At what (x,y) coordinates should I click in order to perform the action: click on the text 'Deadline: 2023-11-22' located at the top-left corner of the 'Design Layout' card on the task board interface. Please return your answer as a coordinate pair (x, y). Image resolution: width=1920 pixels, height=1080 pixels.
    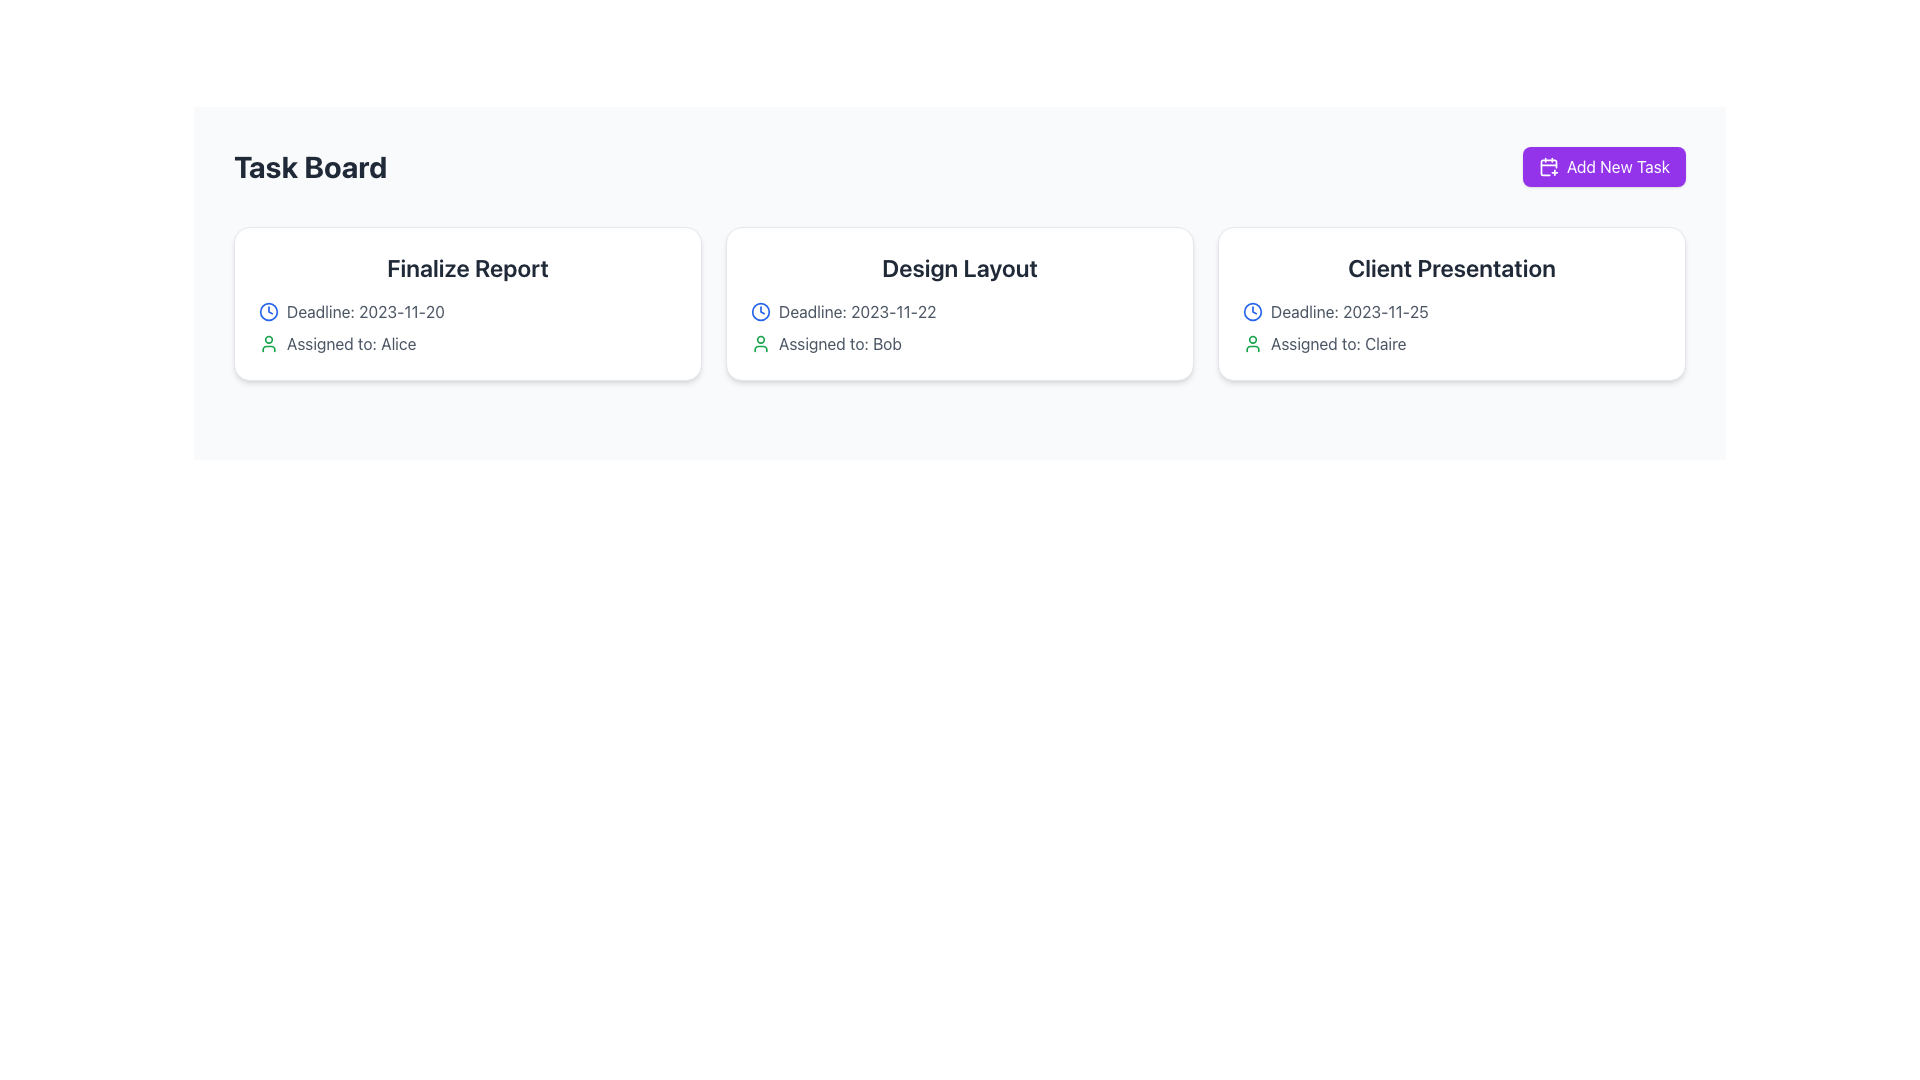
    Looking at the image, I should click on (857, 312).